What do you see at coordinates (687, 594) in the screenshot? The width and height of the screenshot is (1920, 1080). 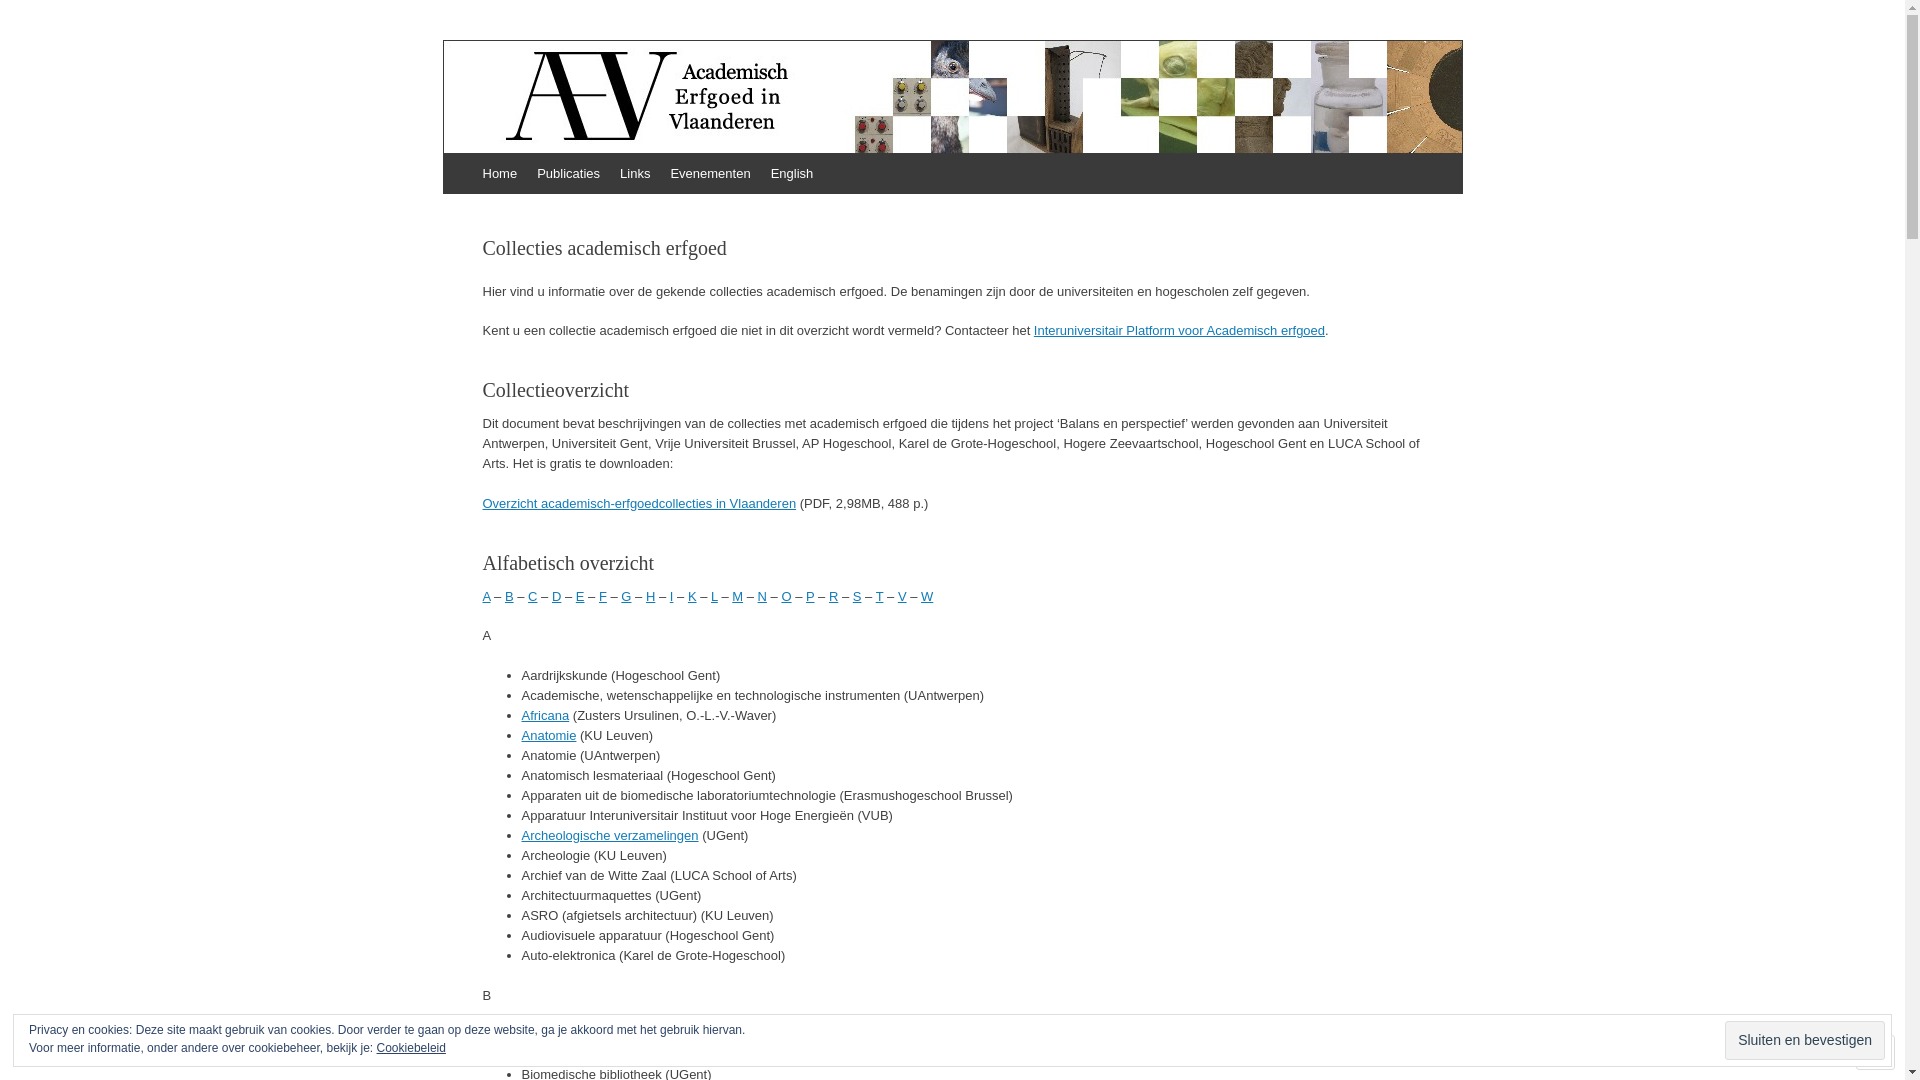 I see `'K'` at bounding box center [687, 594].